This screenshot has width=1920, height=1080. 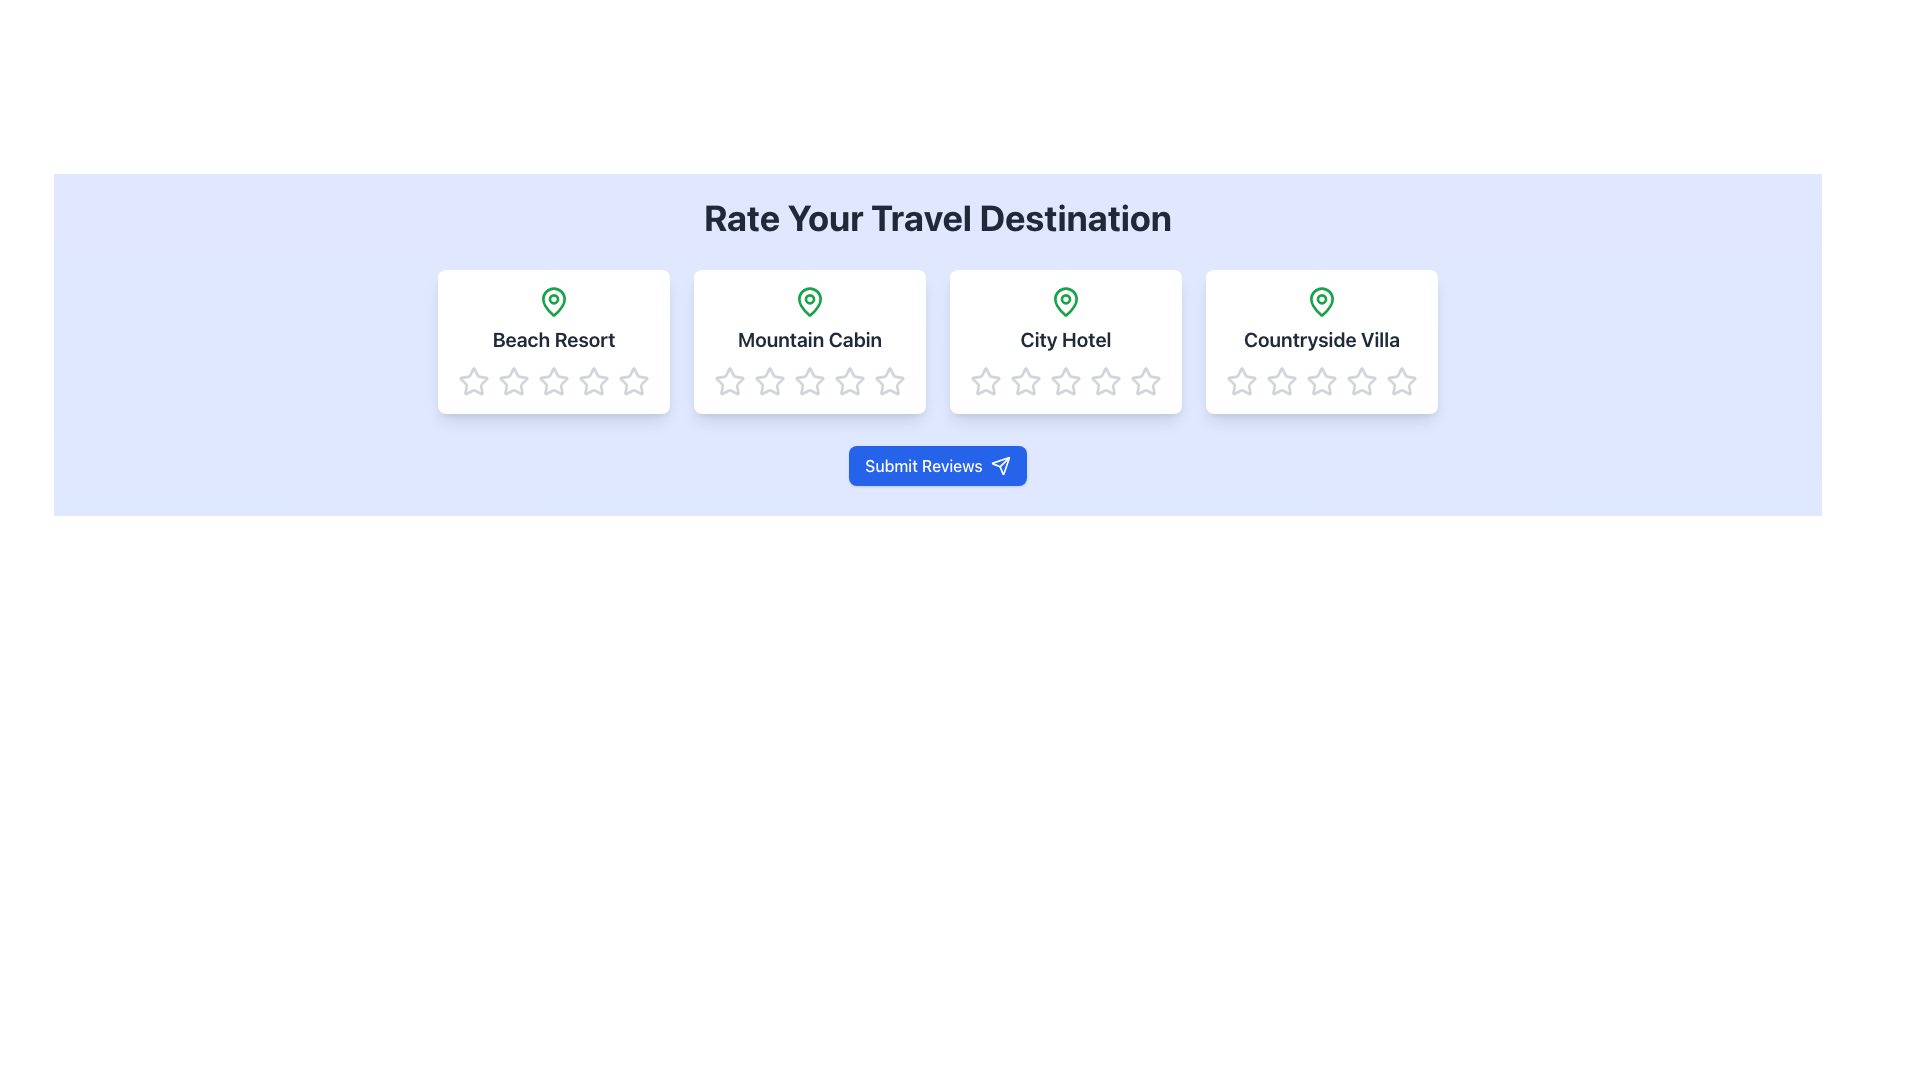 What do you see at coordinates (1361, 381) in the screenshot?
I see `the fourth star rating icon in the horizontal group of stars below the 'Countryside Villa' card` at bounding box center [1361, 381].